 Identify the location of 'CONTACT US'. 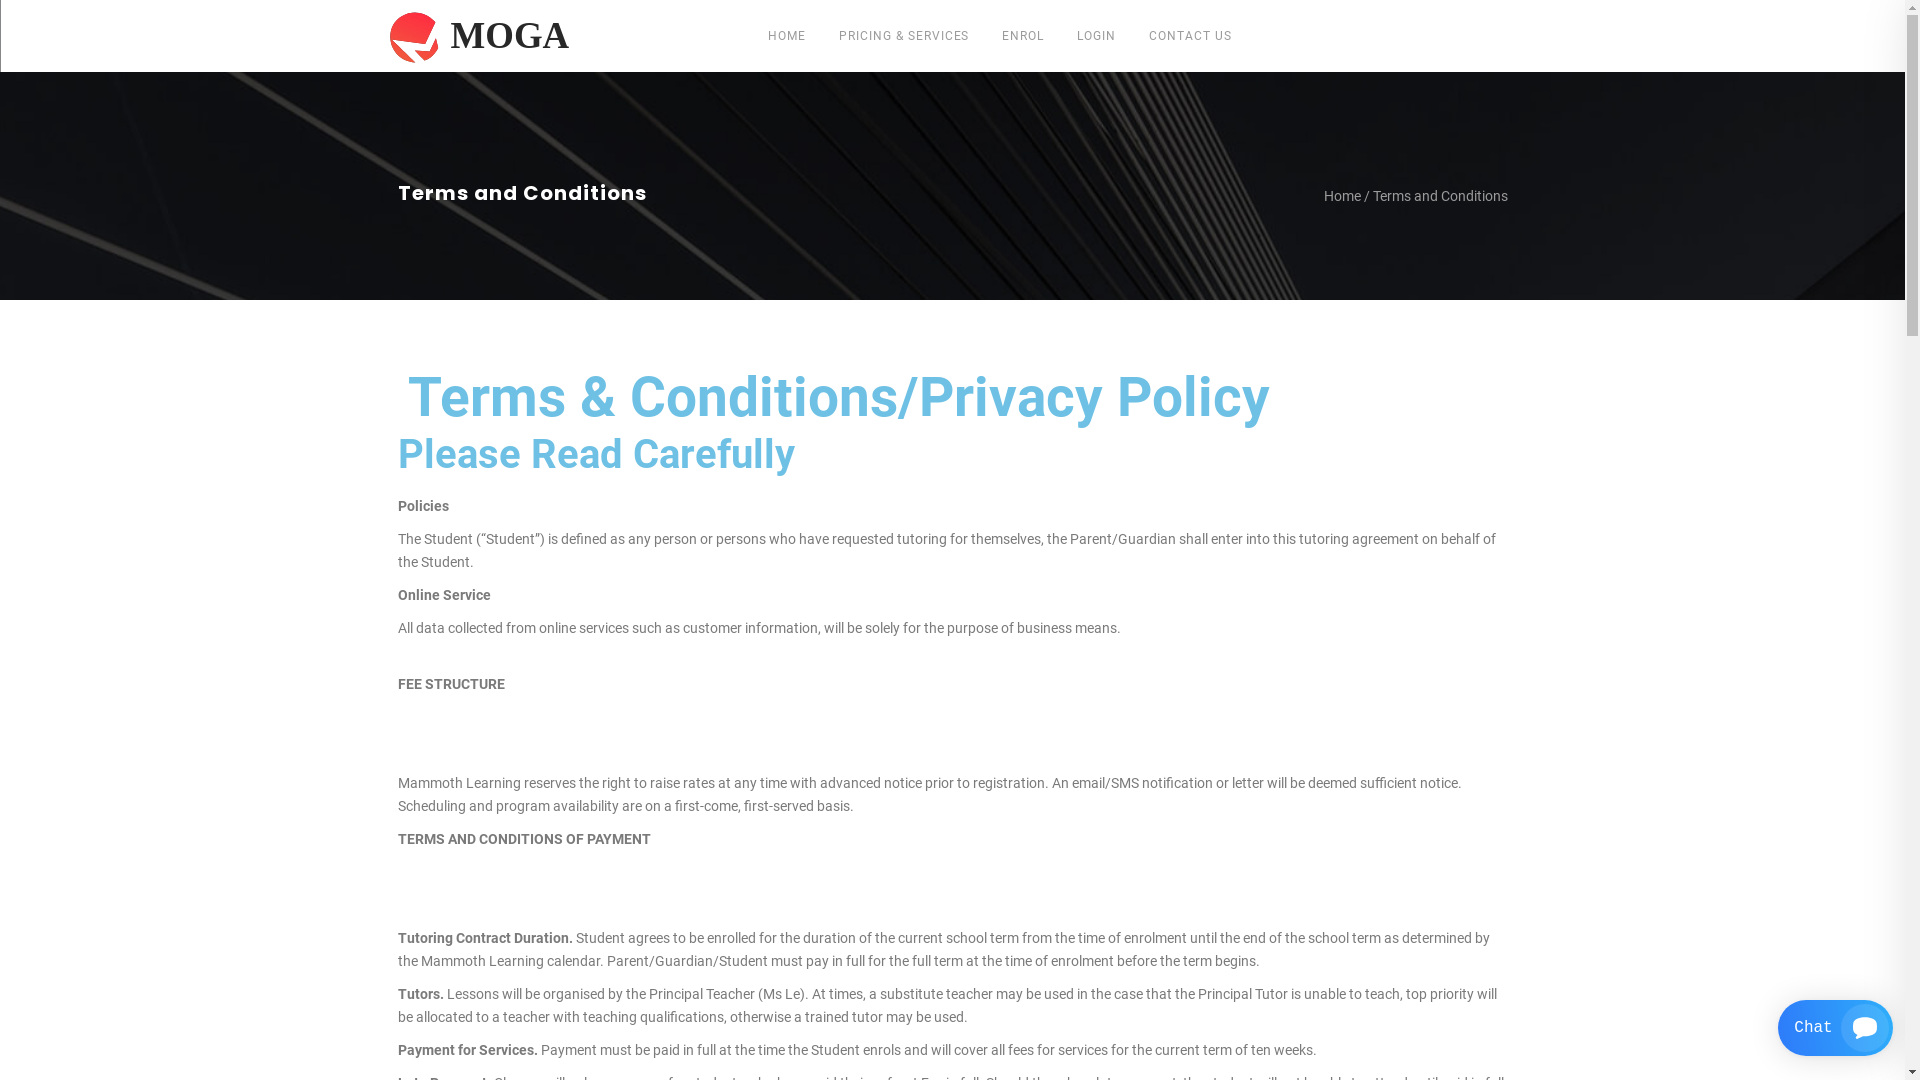
(1190, 35).